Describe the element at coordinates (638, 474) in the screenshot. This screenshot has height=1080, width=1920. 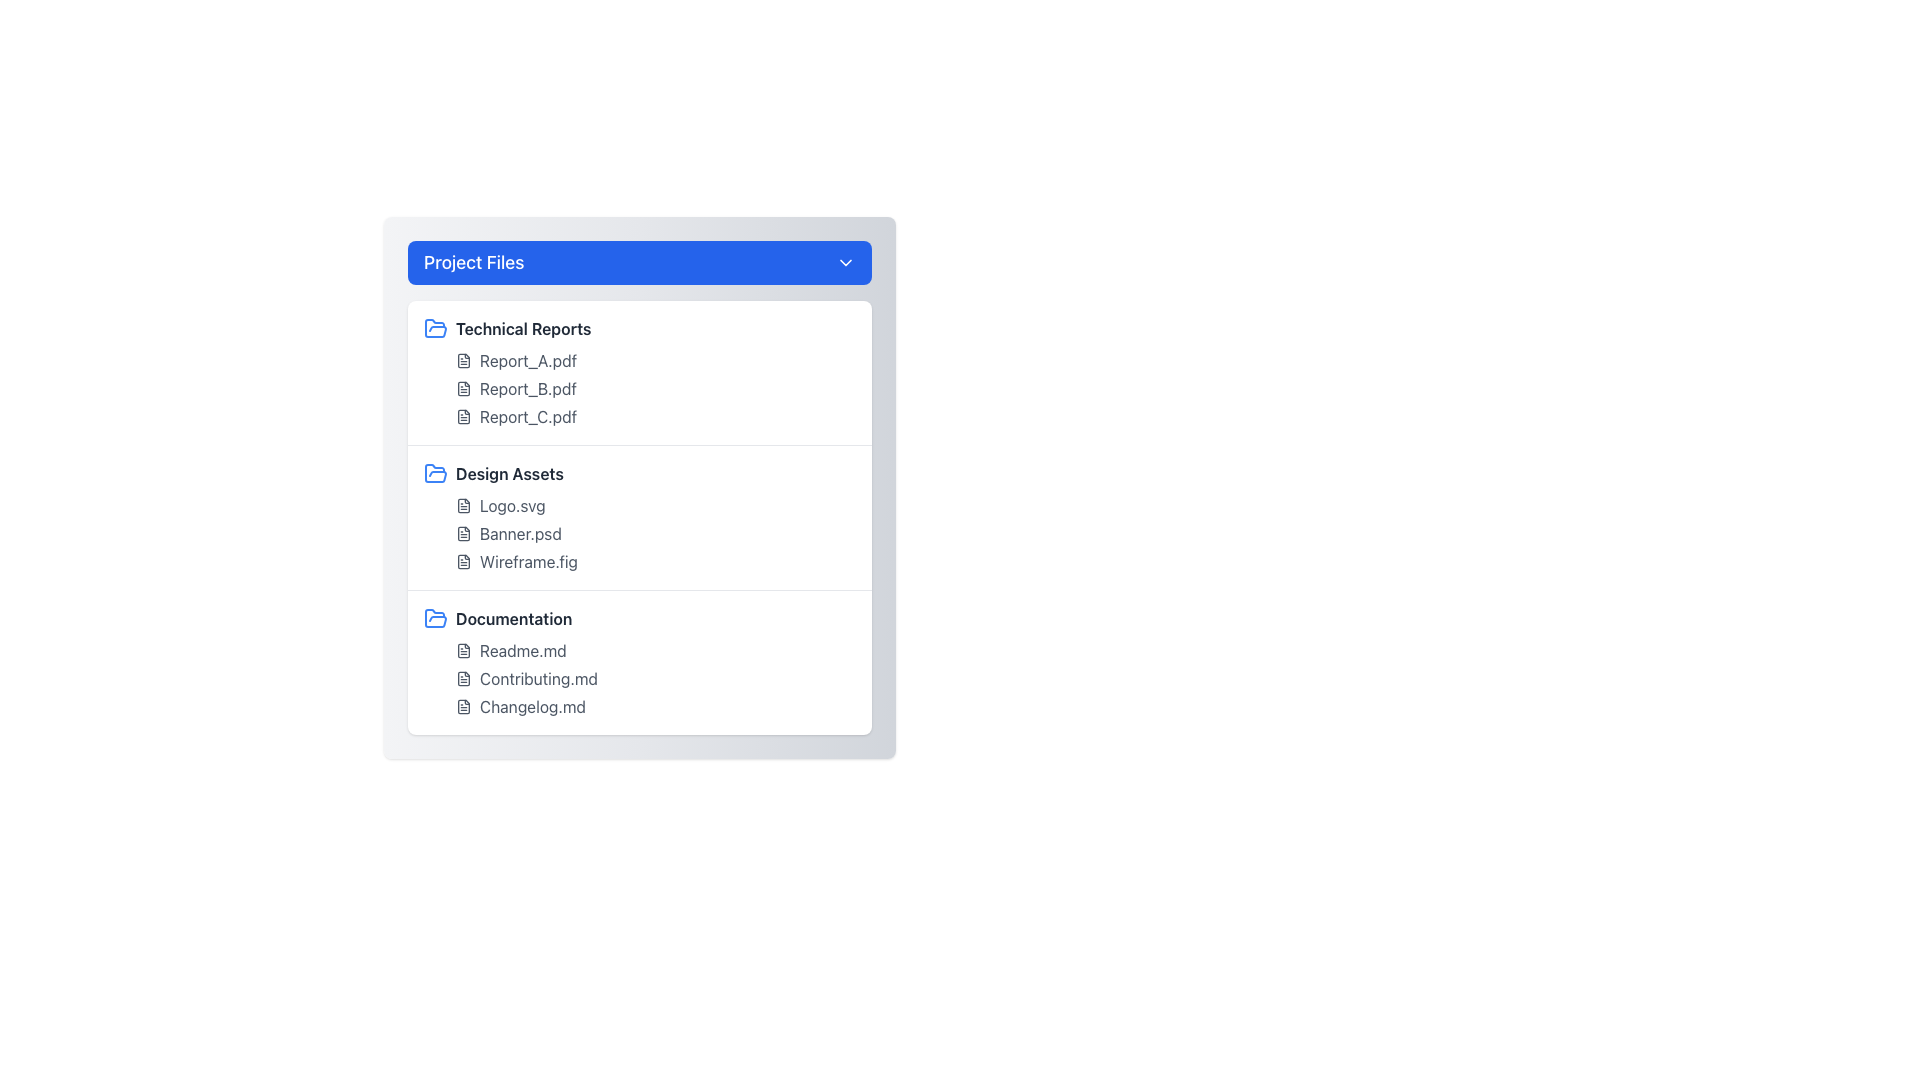
I see `the 'Design Assets' label element that features a blue folder icon and bold dark gray text` at that location.